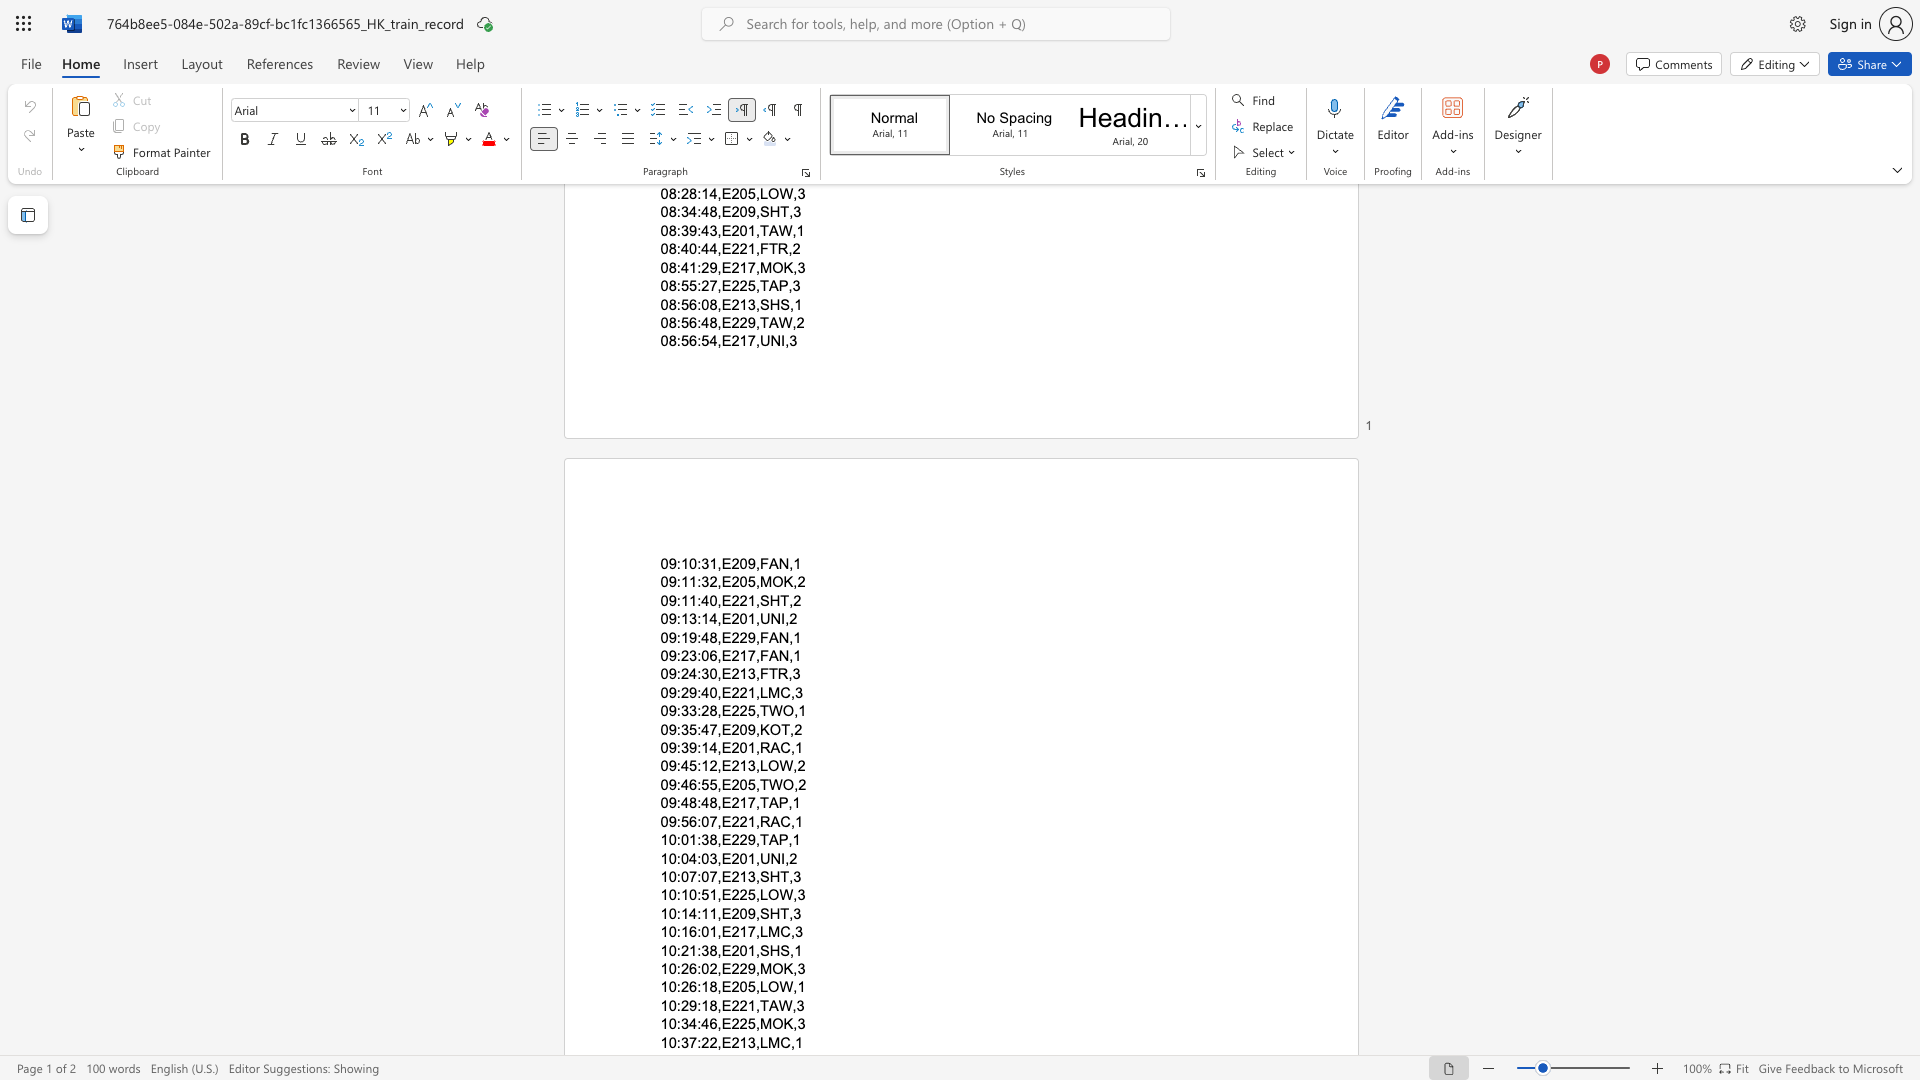 Image resolution: width=1920 pixels, height=1080 pixels. Describe the element at coordinates (758, 674) in the screenshot. I see `the subset text "FT" within the text "09:24:30,E213,FTR,3"` at that location.